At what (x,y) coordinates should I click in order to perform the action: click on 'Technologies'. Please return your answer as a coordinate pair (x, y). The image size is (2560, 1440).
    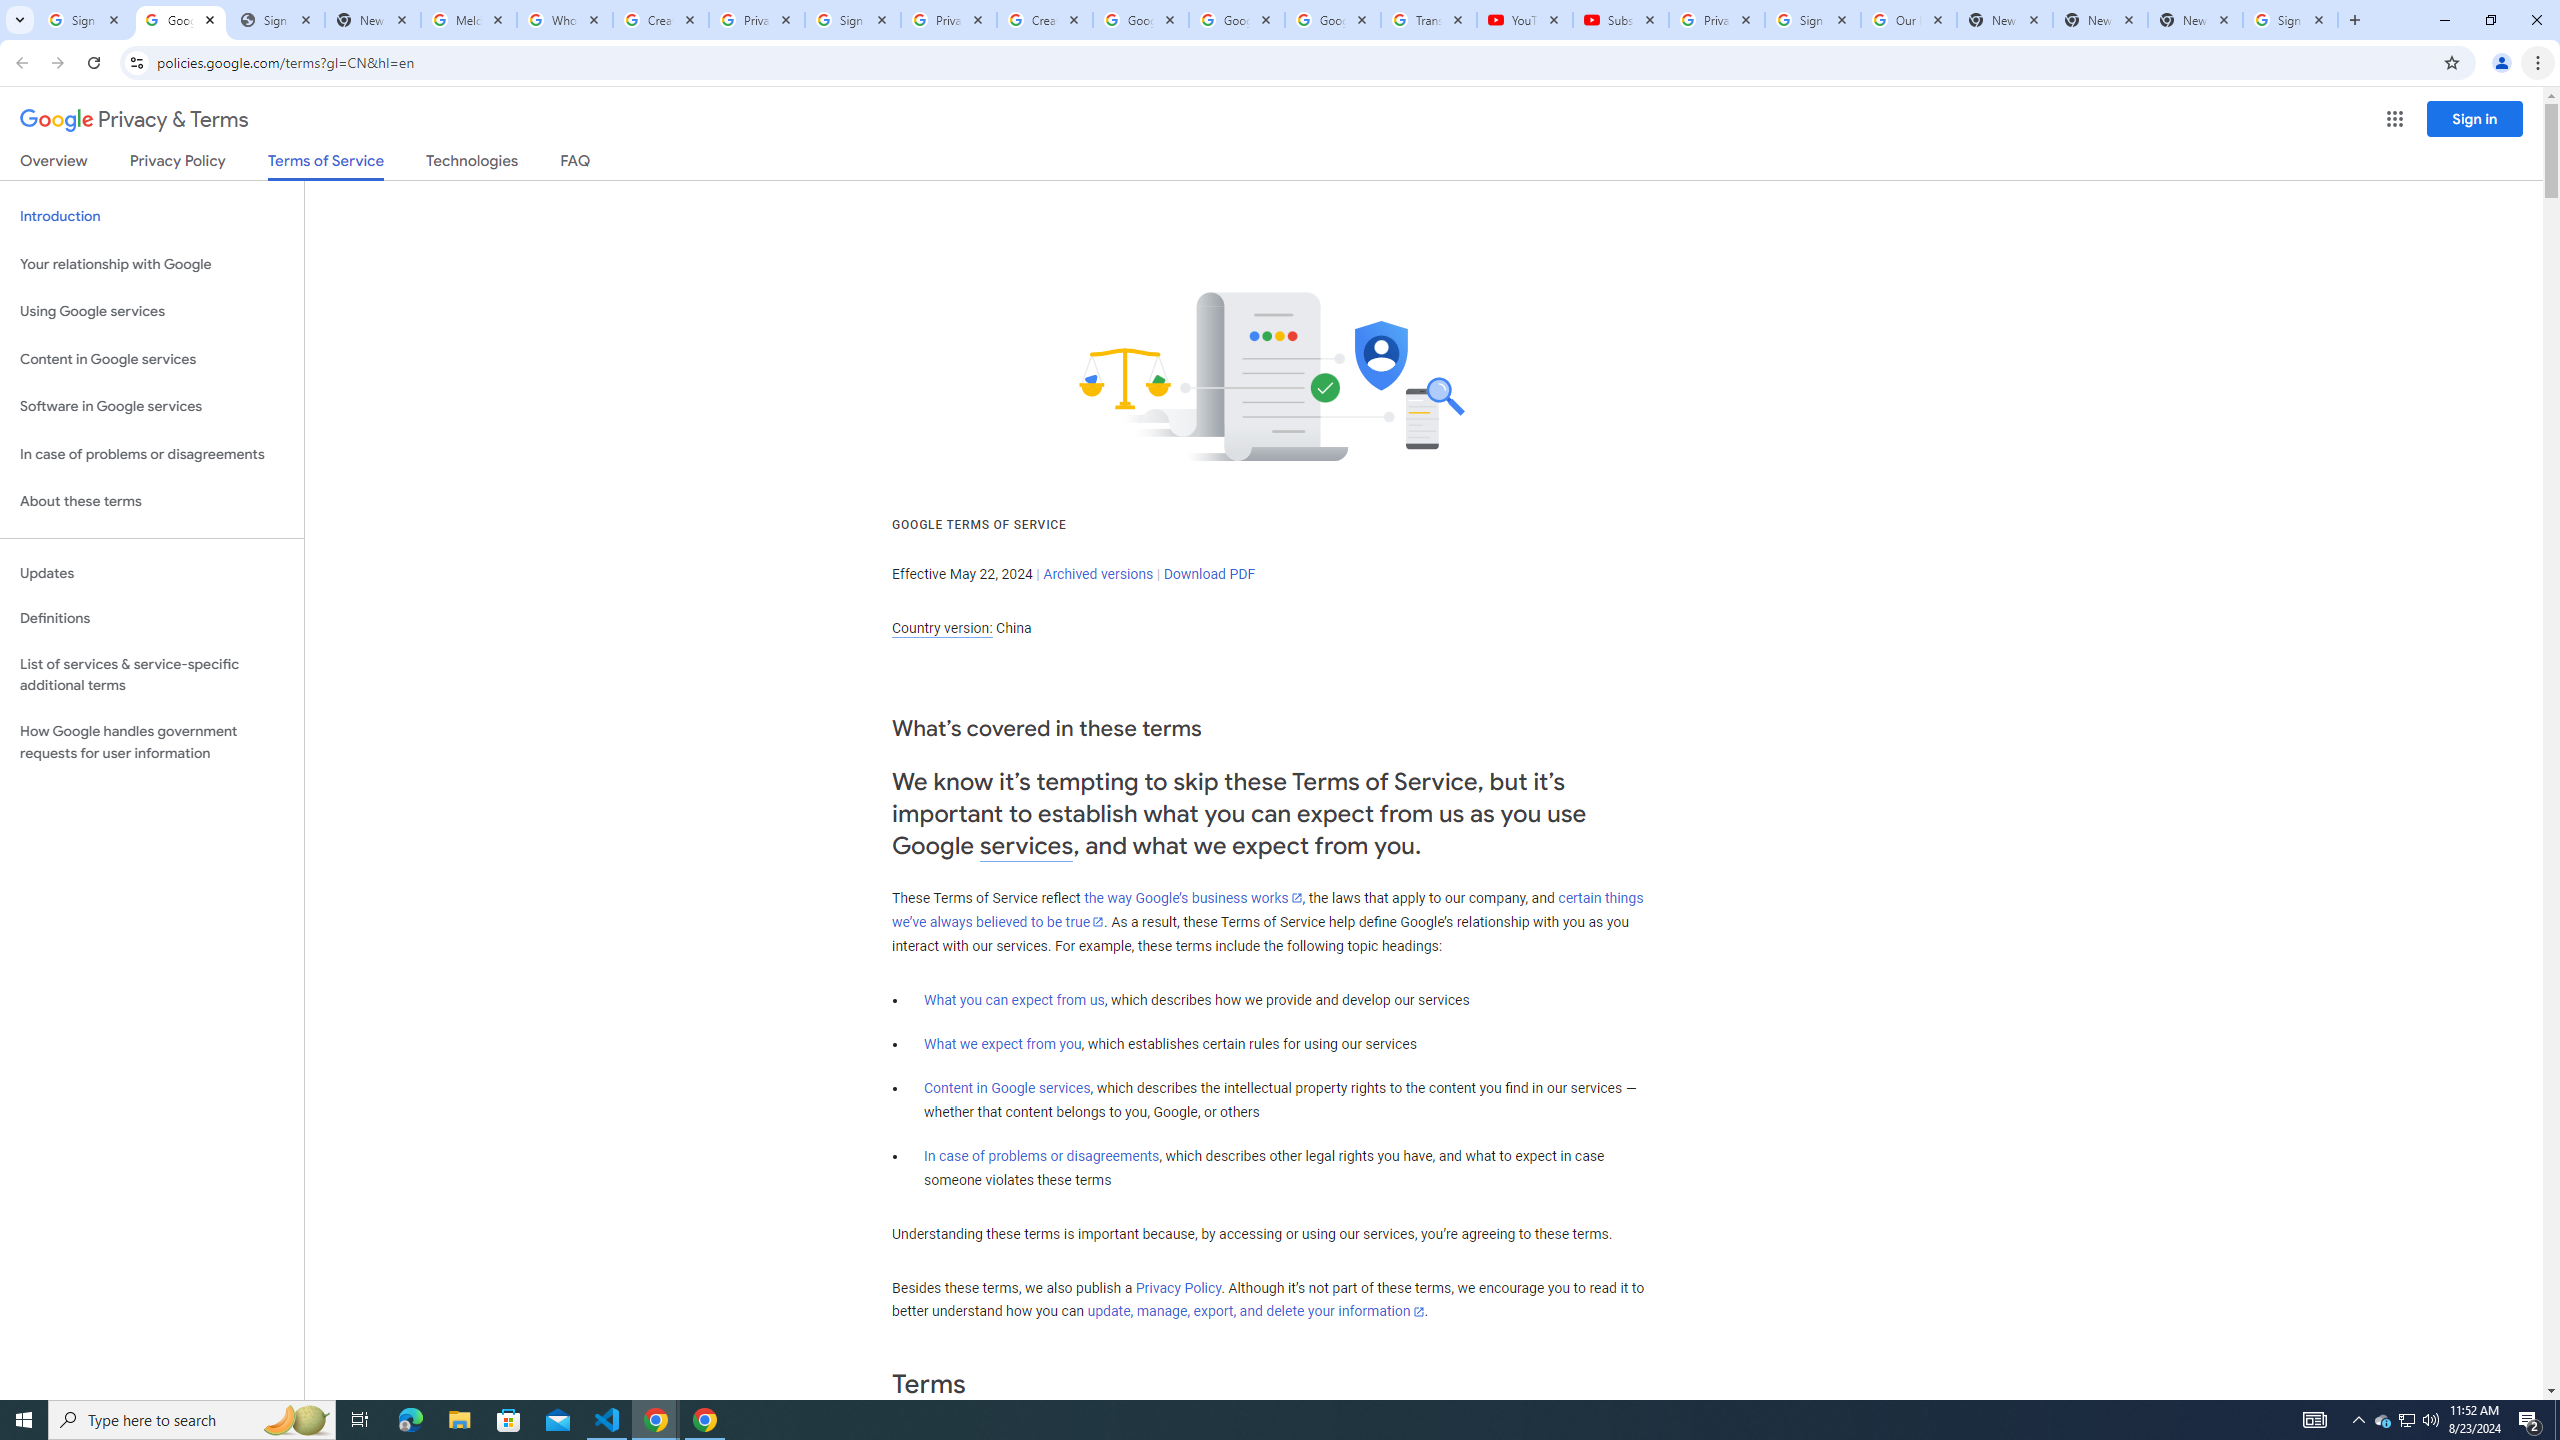
    Looking at the image, I should click on (472, 164).